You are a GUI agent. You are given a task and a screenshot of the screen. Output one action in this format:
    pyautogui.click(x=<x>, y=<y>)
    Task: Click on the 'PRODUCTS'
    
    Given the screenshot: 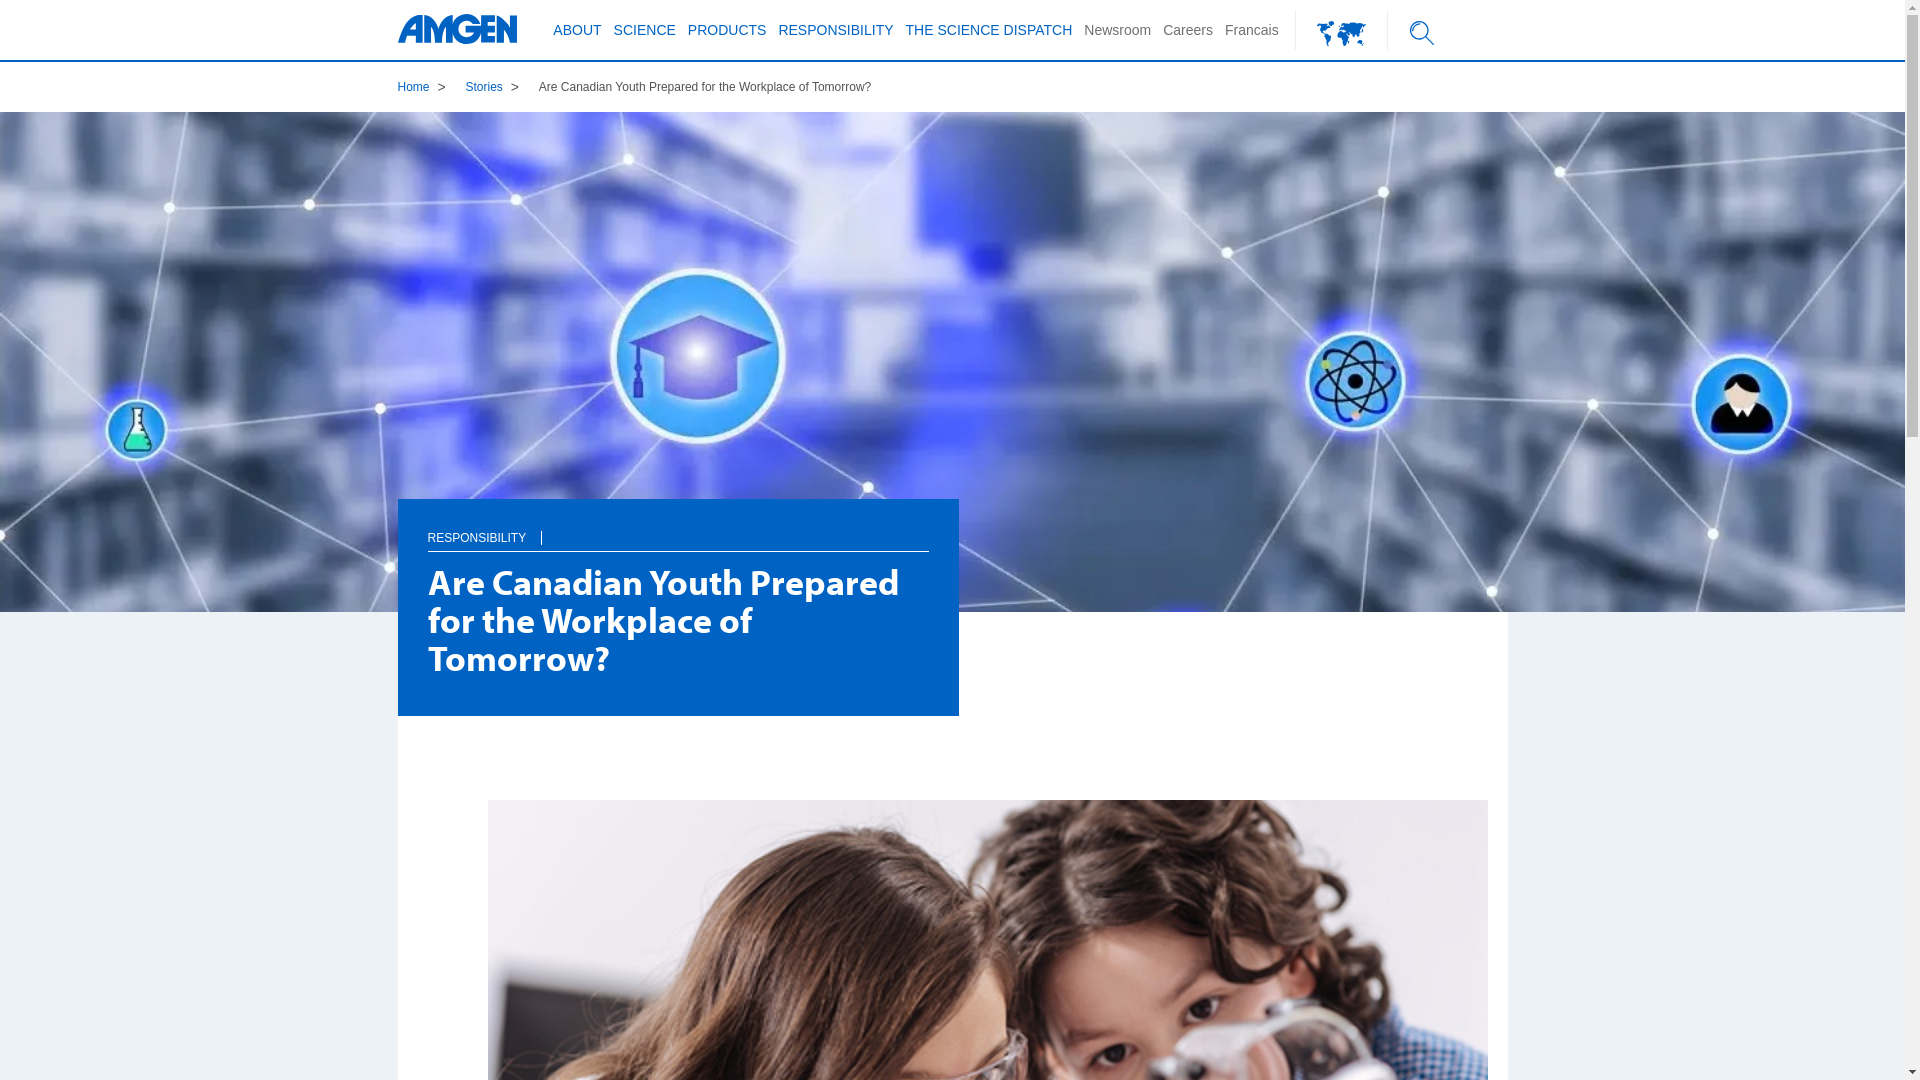 What is the action you would take?
    pyautogui.click(x=726, y=30)
    